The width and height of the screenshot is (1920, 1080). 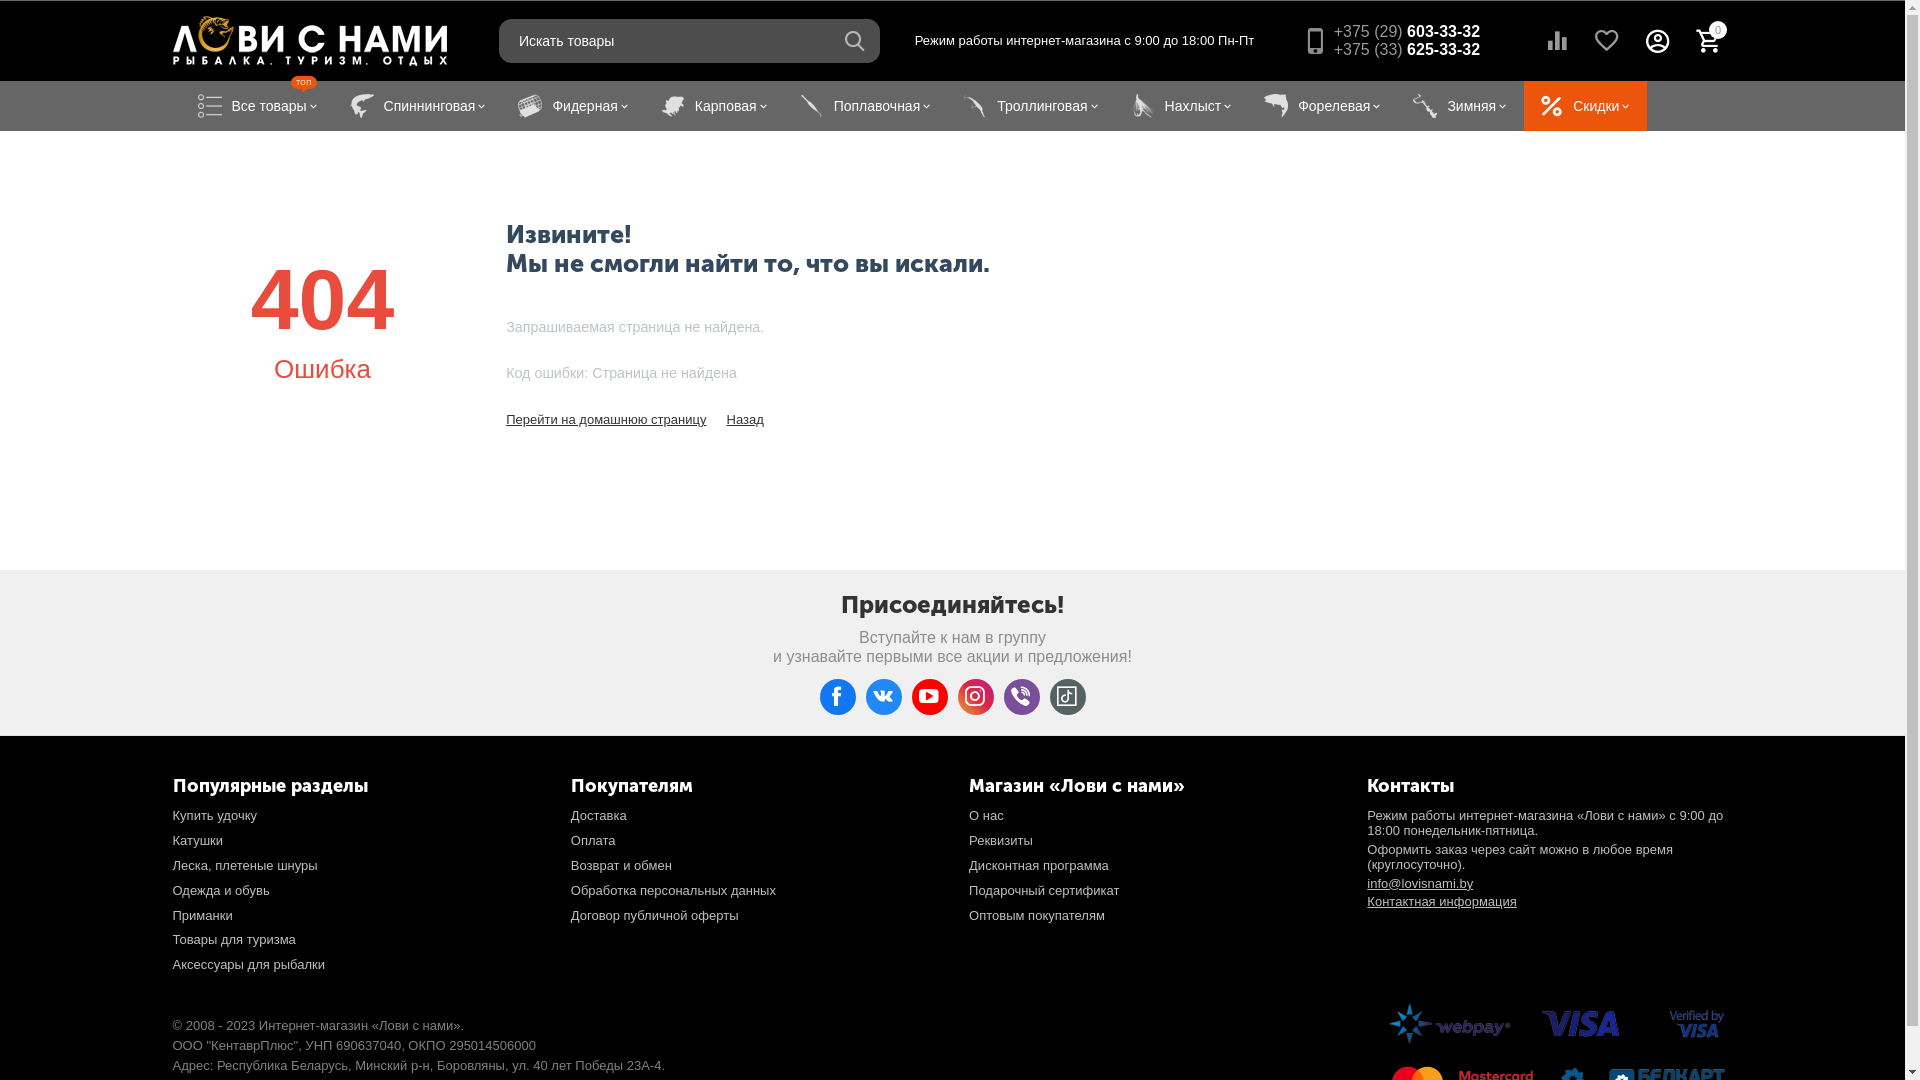 What do you see at coordinates (1405, 31) in the screenshot?
I see `'+375 (29) 603-33-32'` at bounding box center [1405, 31].